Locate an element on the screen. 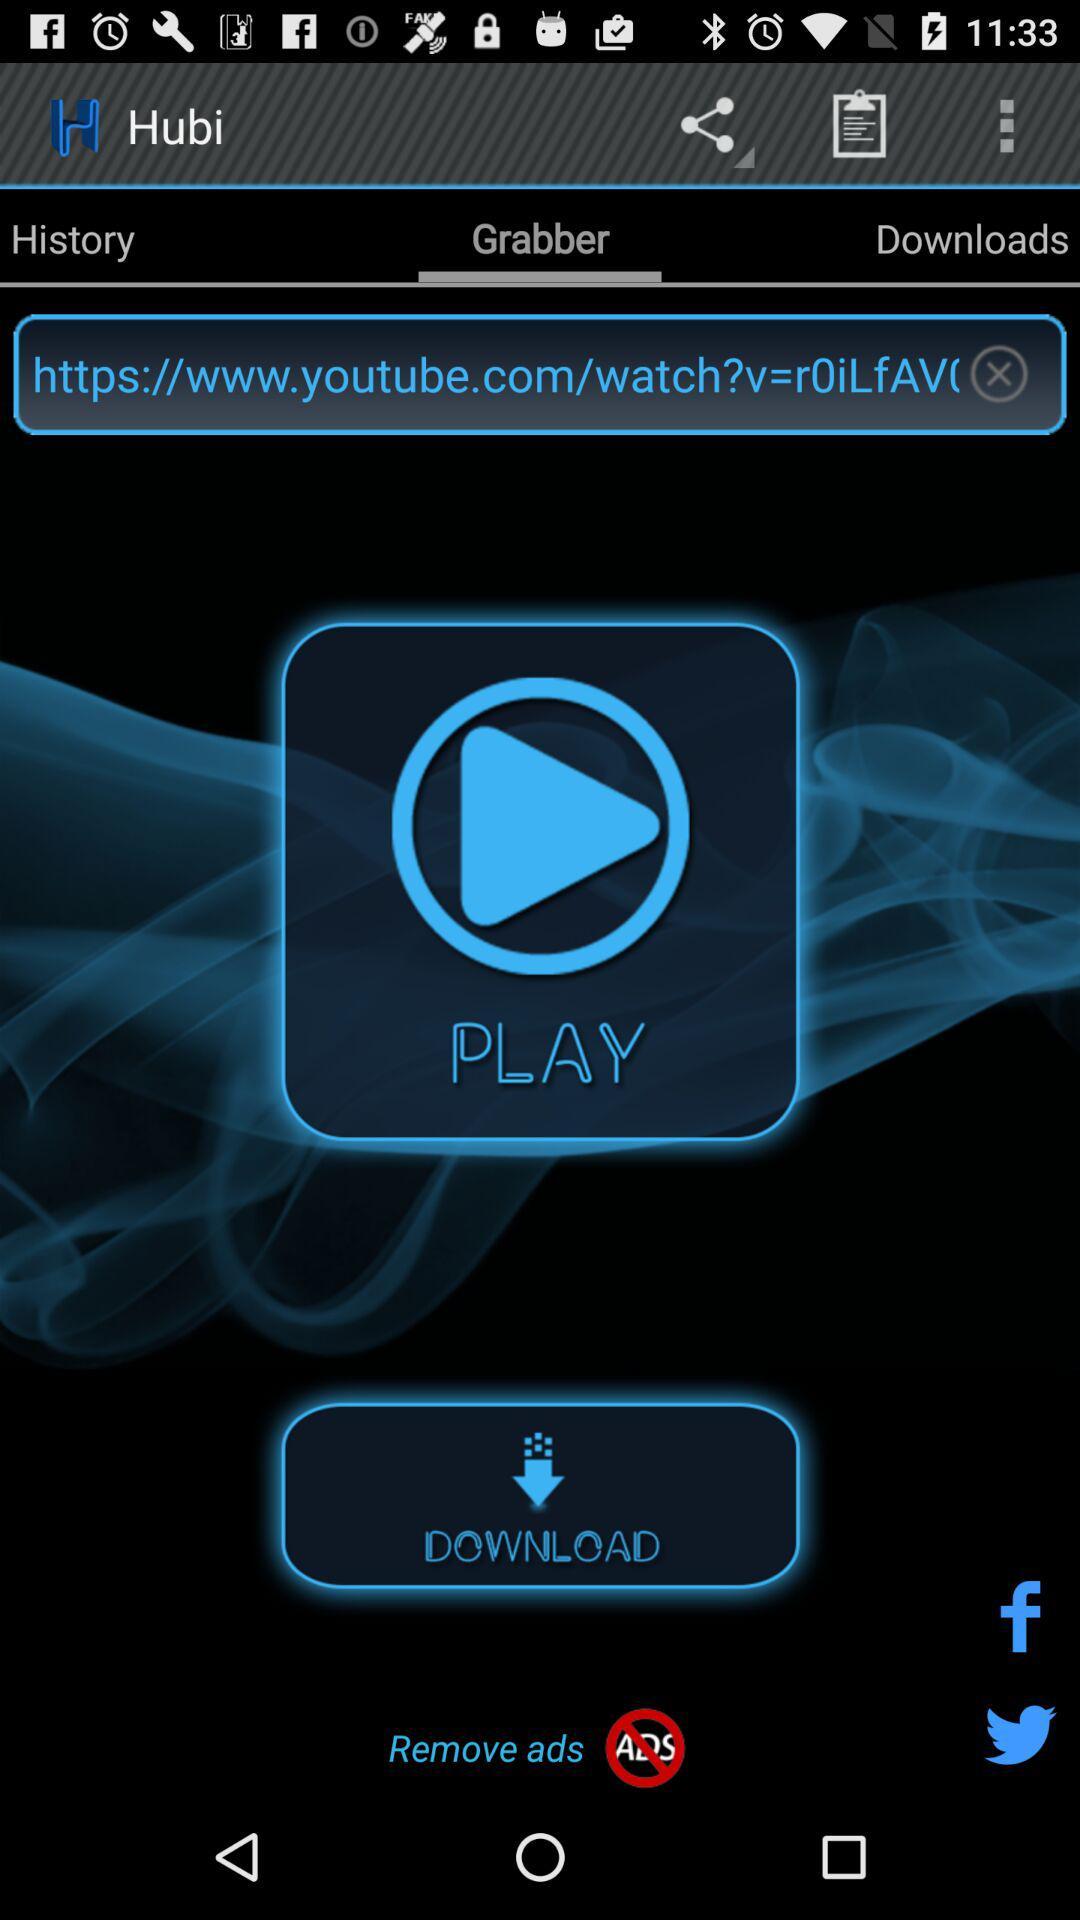  the close icon is located at coordinates (998, 400).